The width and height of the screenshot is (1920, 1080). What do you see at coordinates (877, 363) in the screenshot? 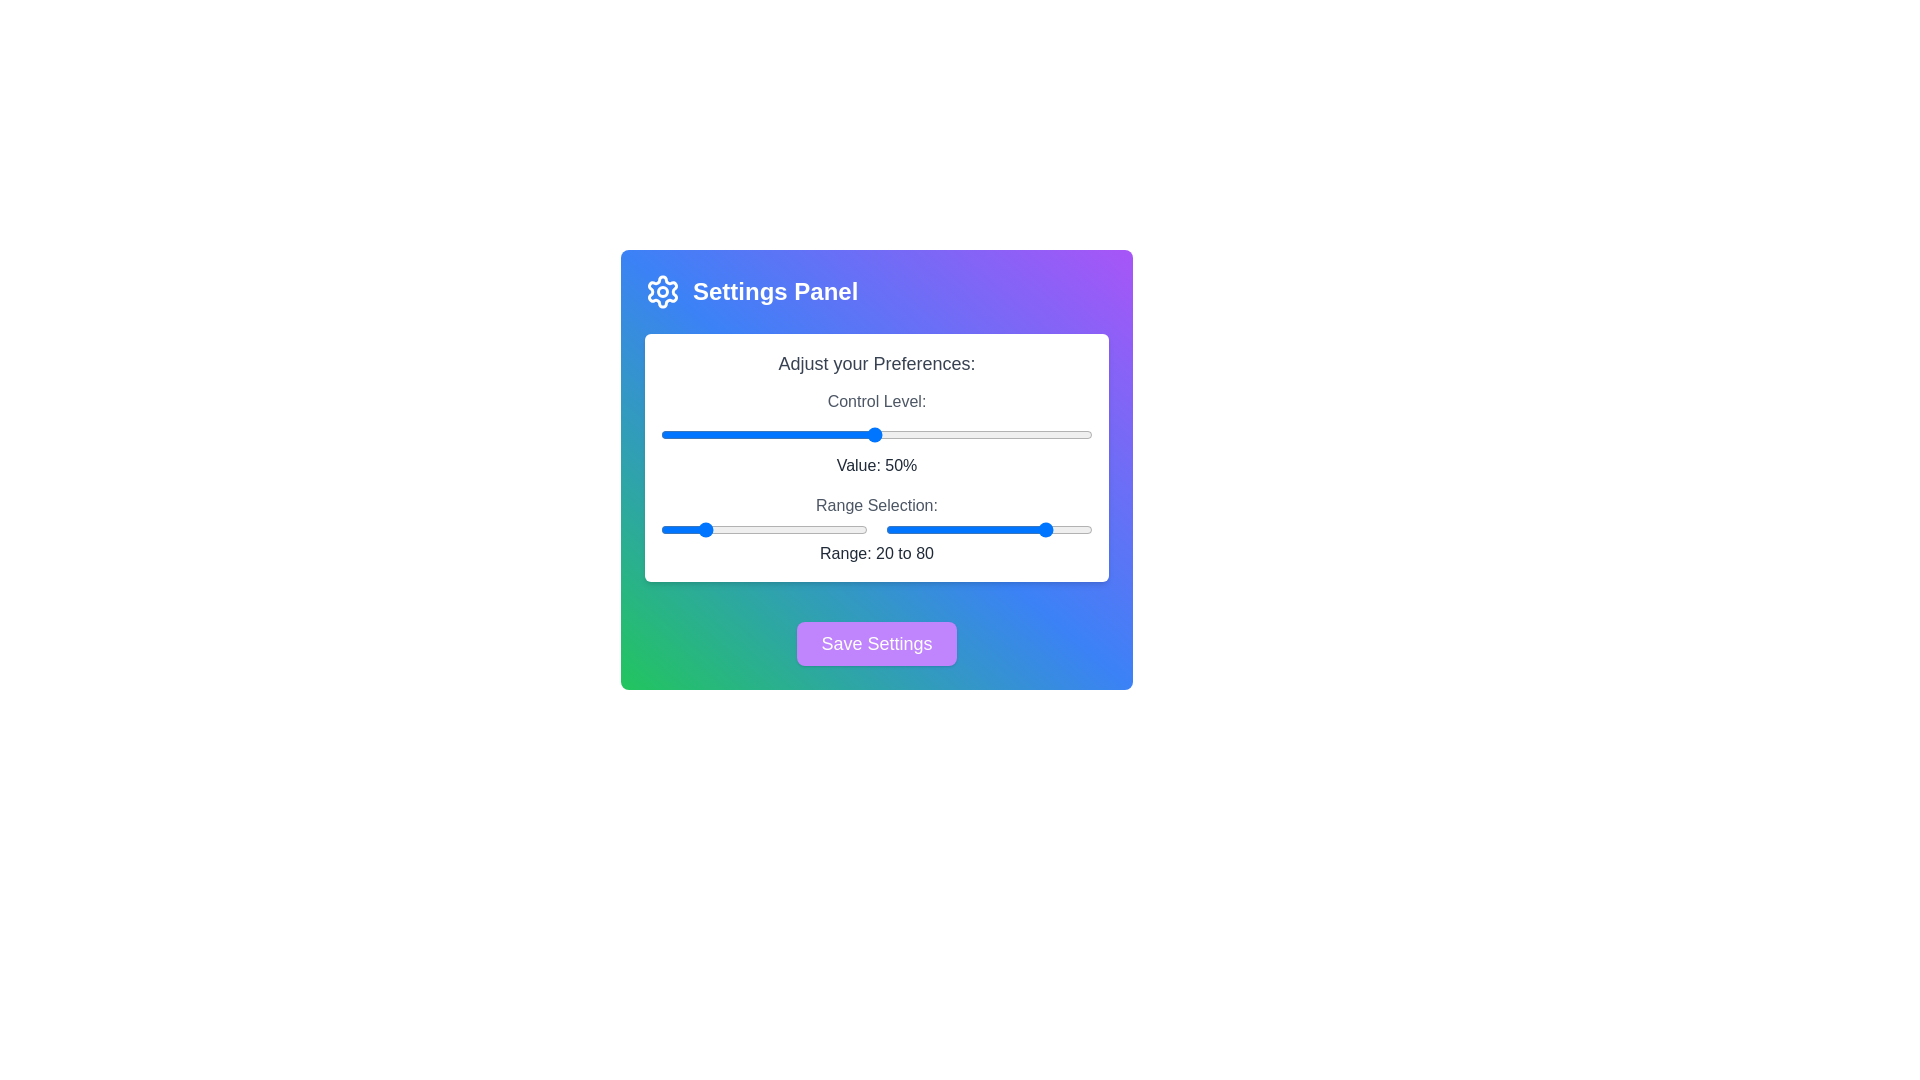
I see `the textual label that says 'Adjust your Preferences:', which is styled in a large dark-gray font and positioned centrally at the top of a white content section within a gradient panel` at bounding box center [877, 363].